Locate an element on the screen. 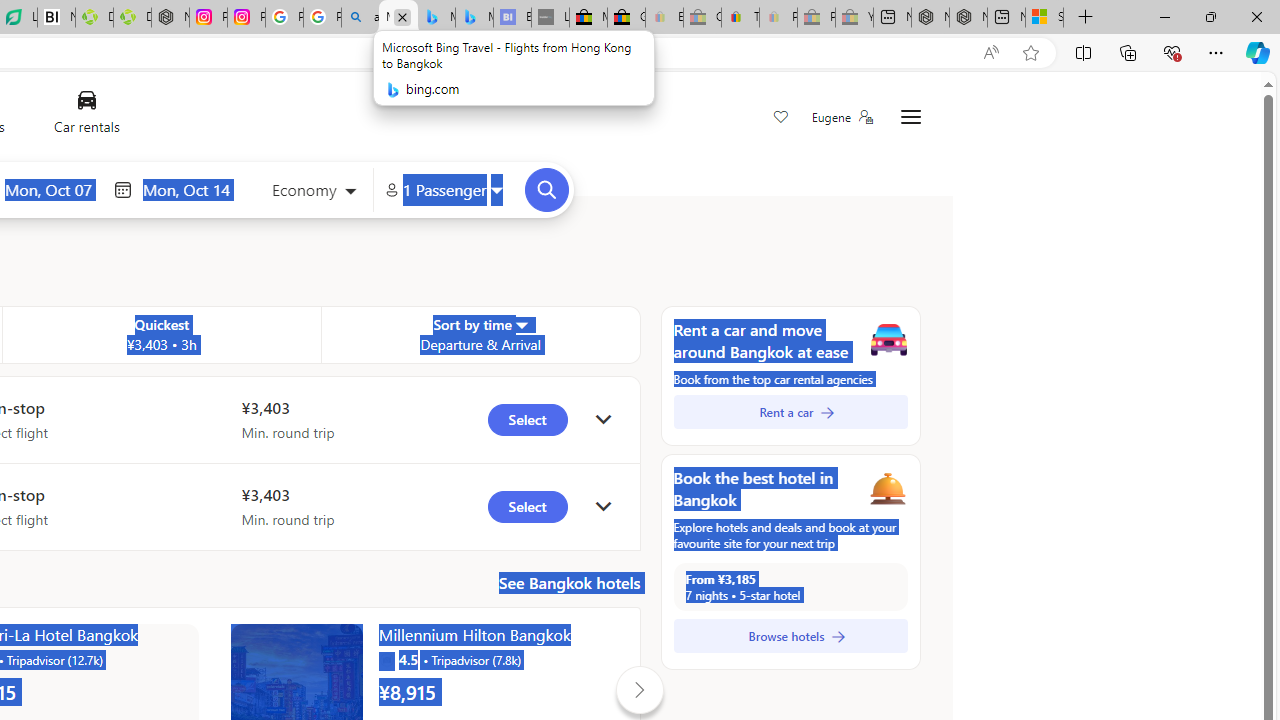 The height and width of the screenshot is (720, 1280). 'Click to scroll right' is located at coordinates (638, 689).